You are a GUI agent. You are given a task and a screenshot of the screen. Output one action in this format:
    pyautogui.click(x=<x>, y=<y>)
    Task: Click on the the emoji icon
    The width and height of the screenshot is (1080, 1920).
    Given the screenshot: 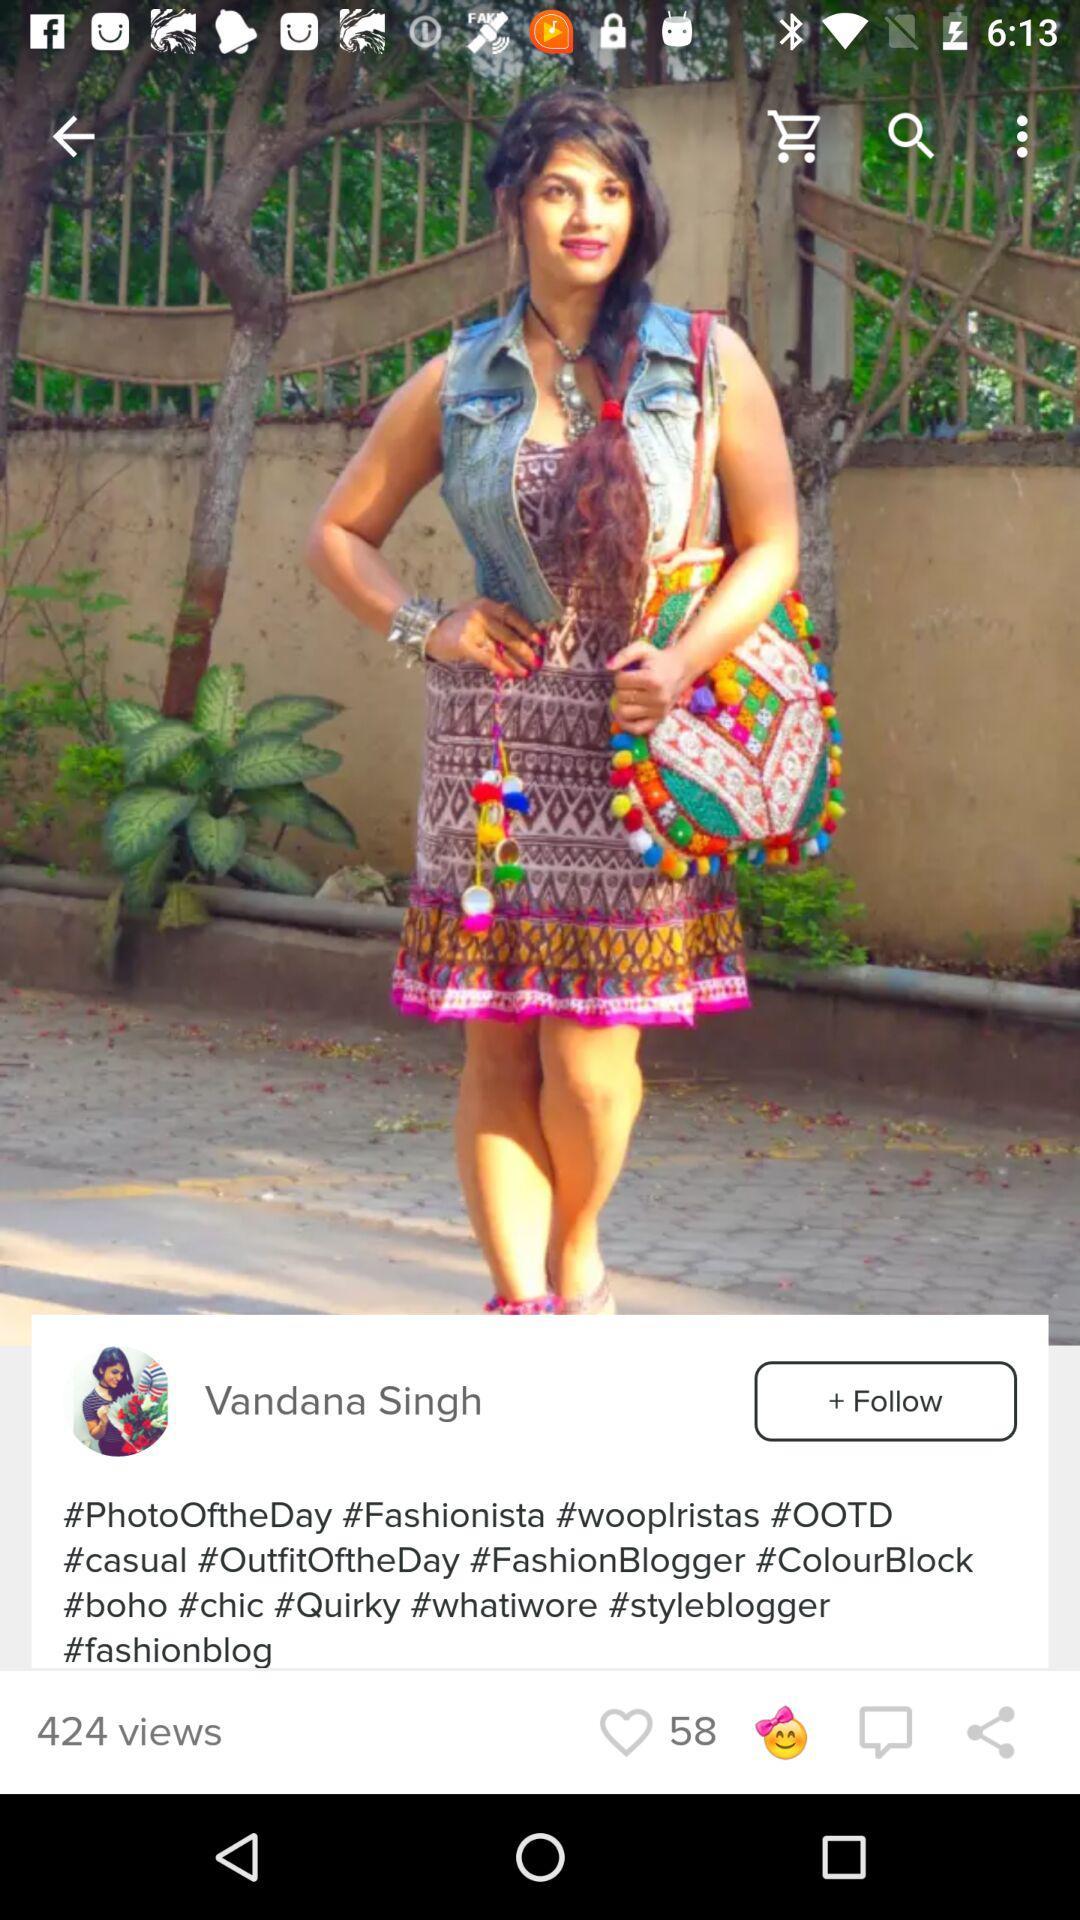 What is the action you would take?
    pyautogui.click(x=779, y=1731)
    